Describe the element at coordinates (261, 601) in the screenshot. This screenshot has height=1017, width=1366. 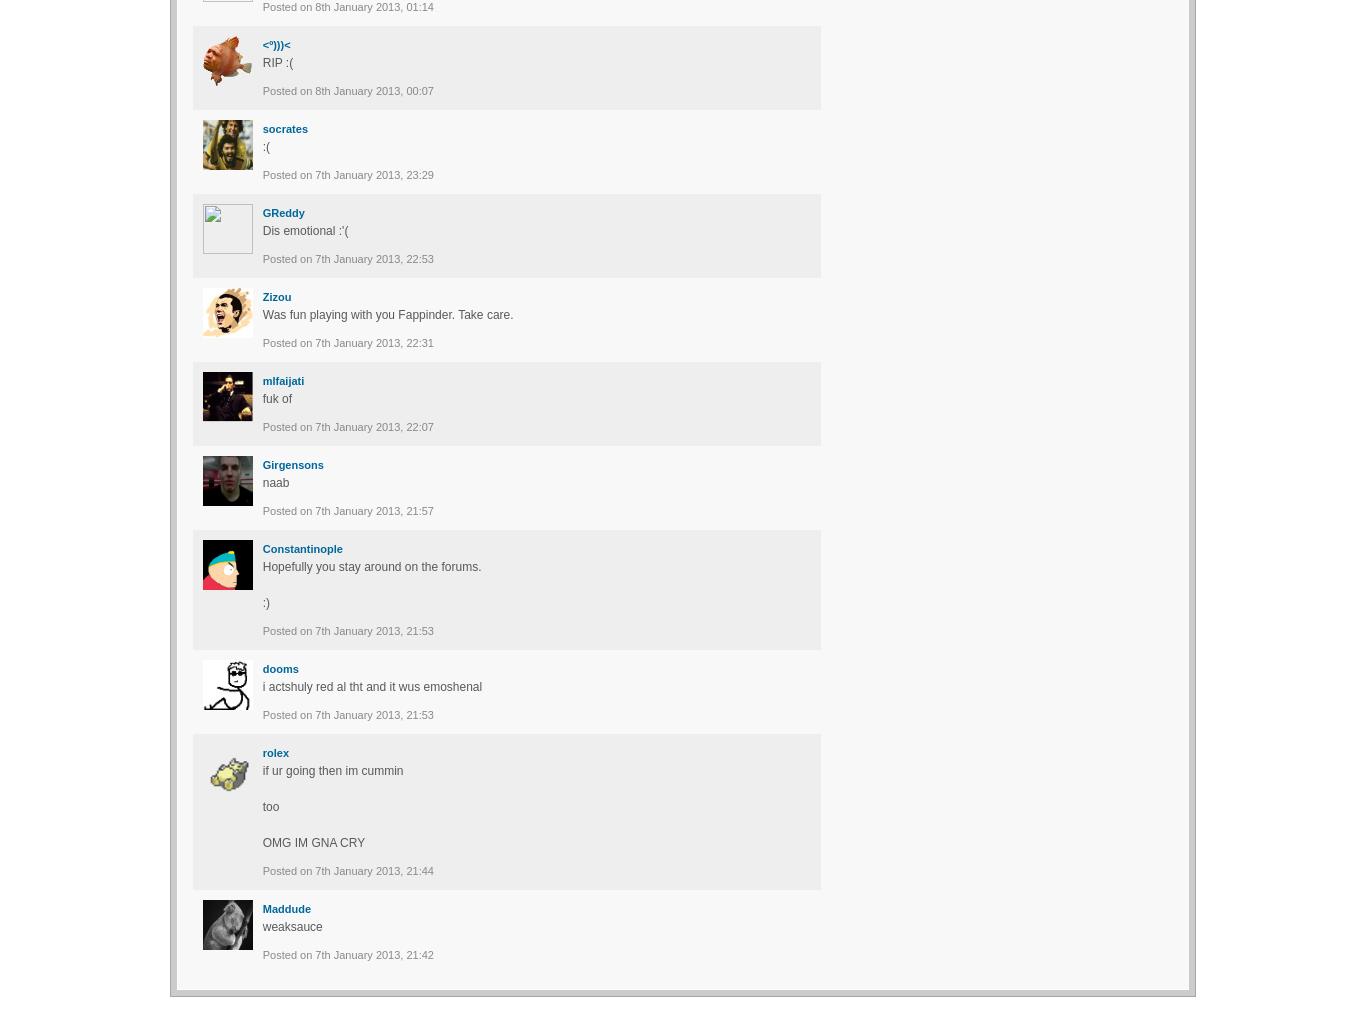
I see `':)'` at that location.